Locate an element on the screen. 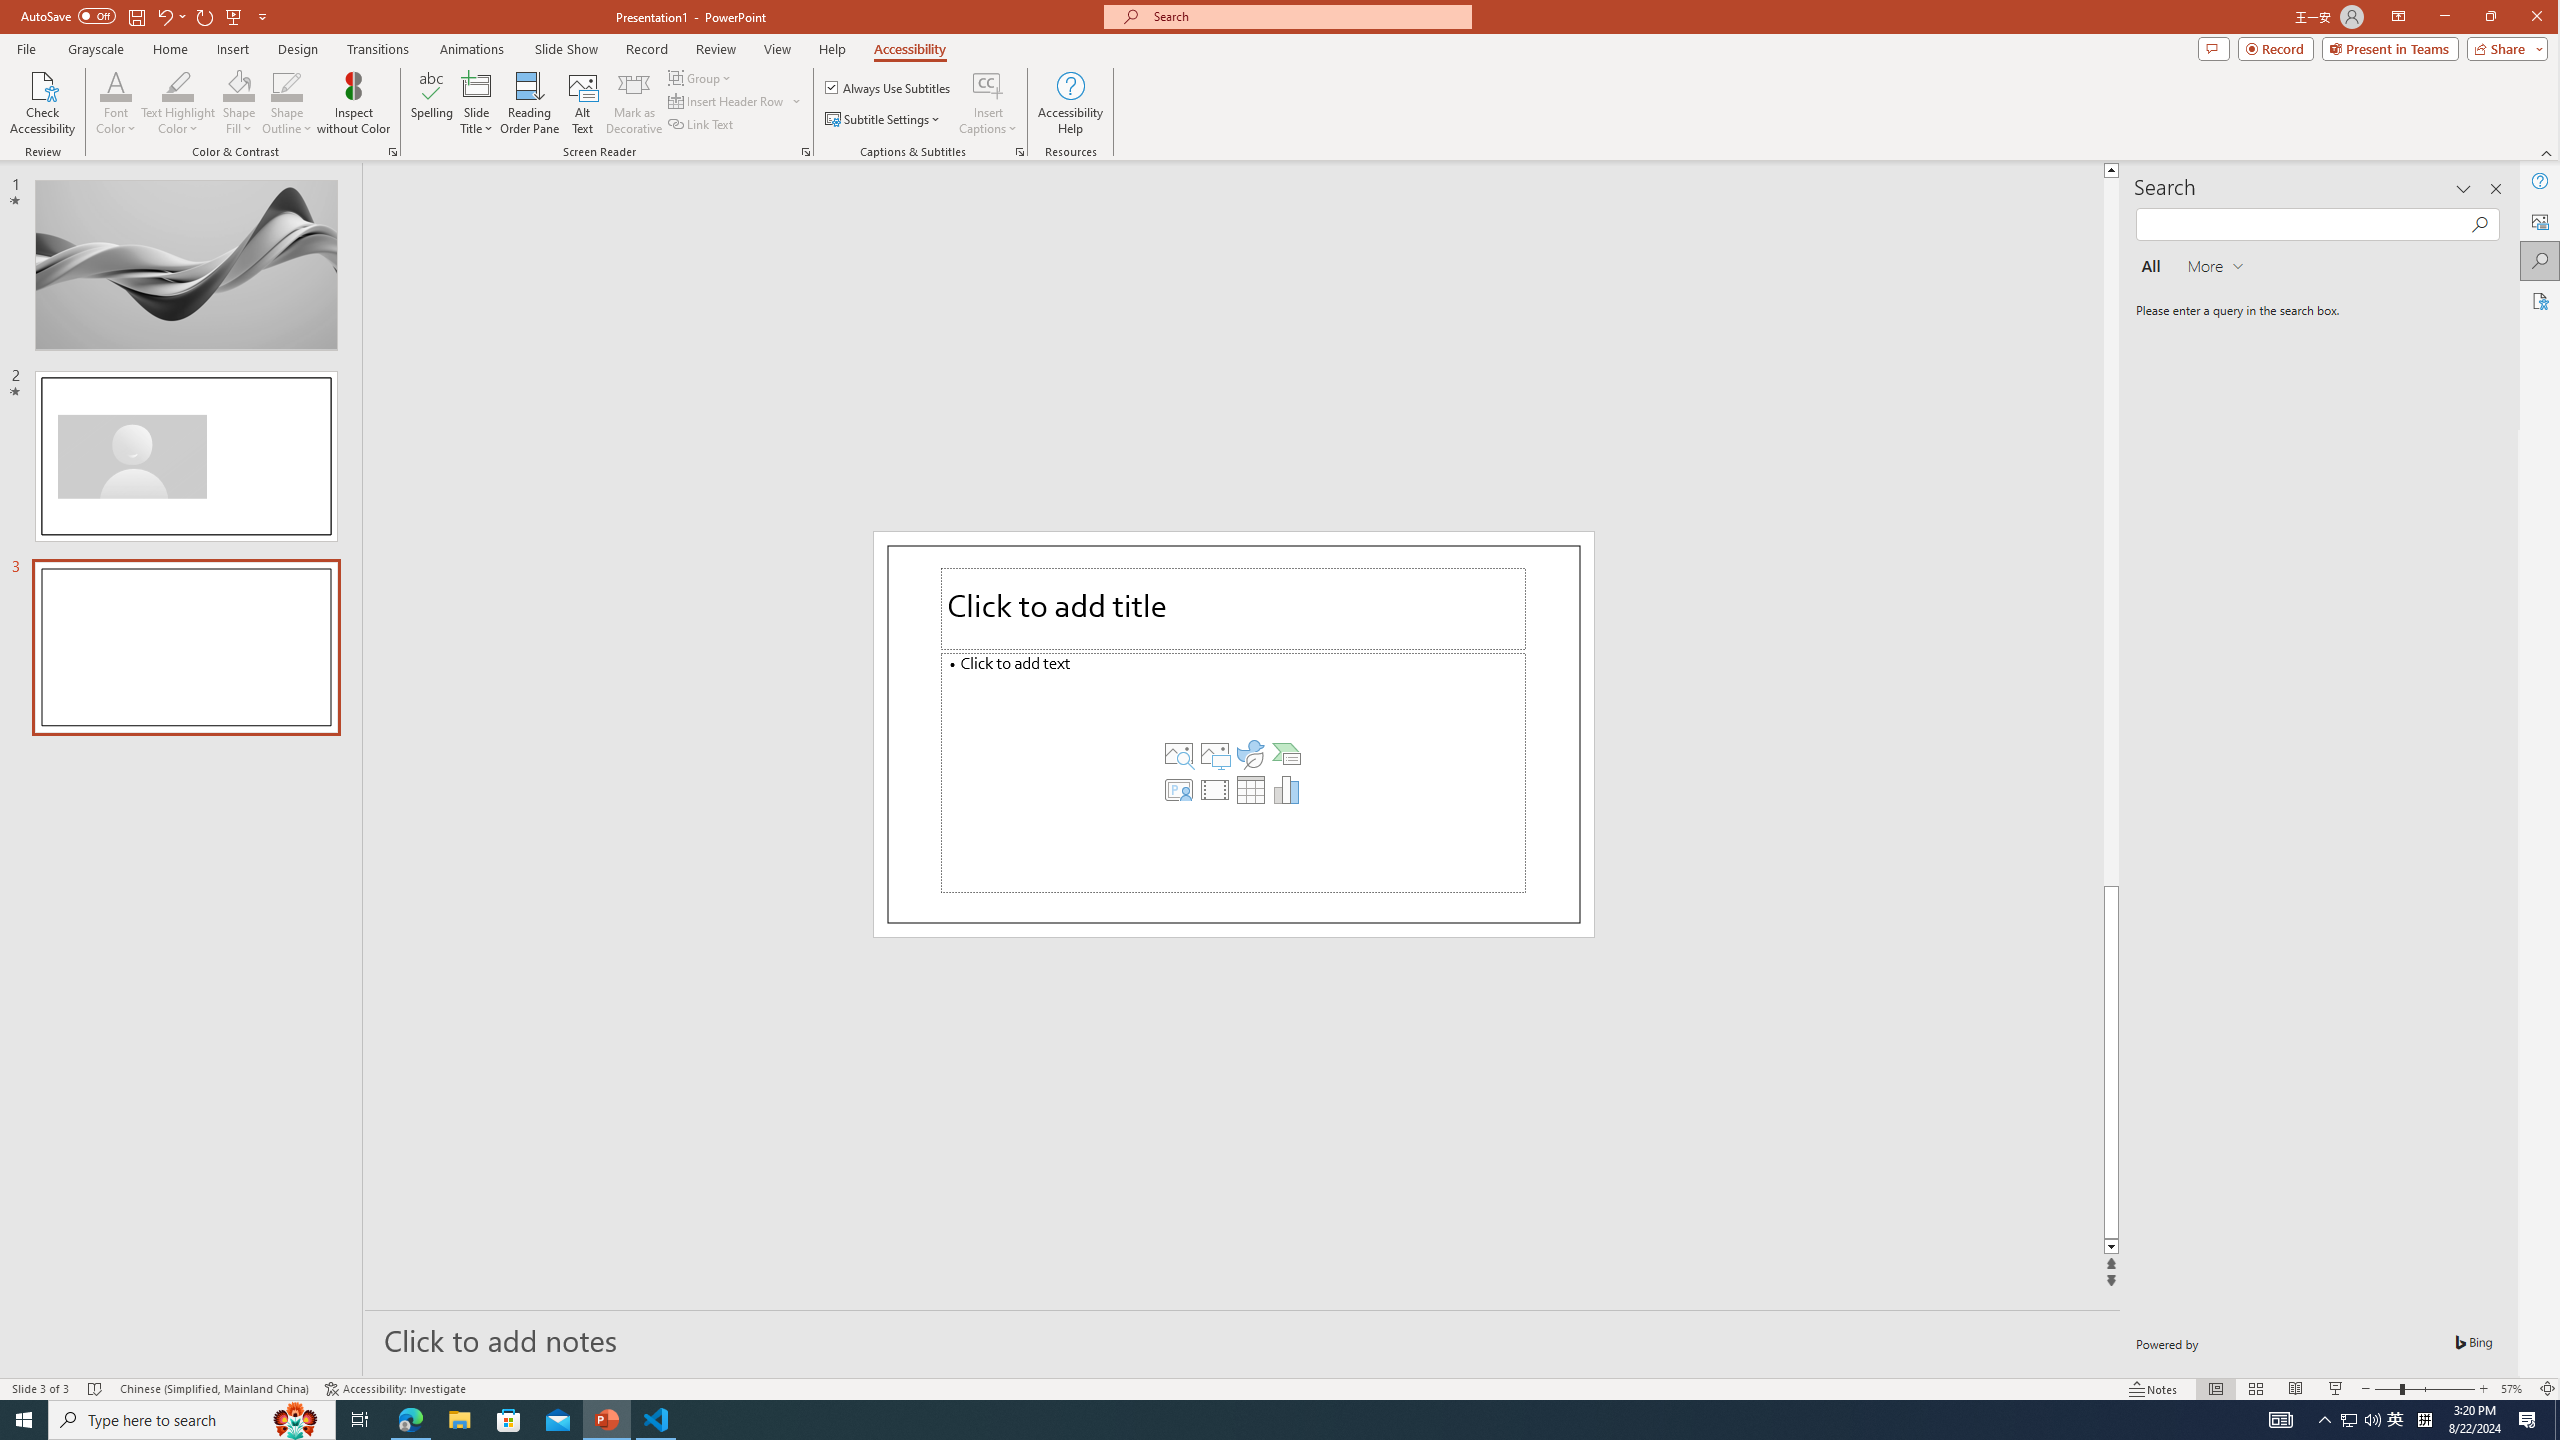 Image resolution: width=2560 pixels, height=1440 pixels. 'Always Use Subtitles' is located at coordinates (888, 87).